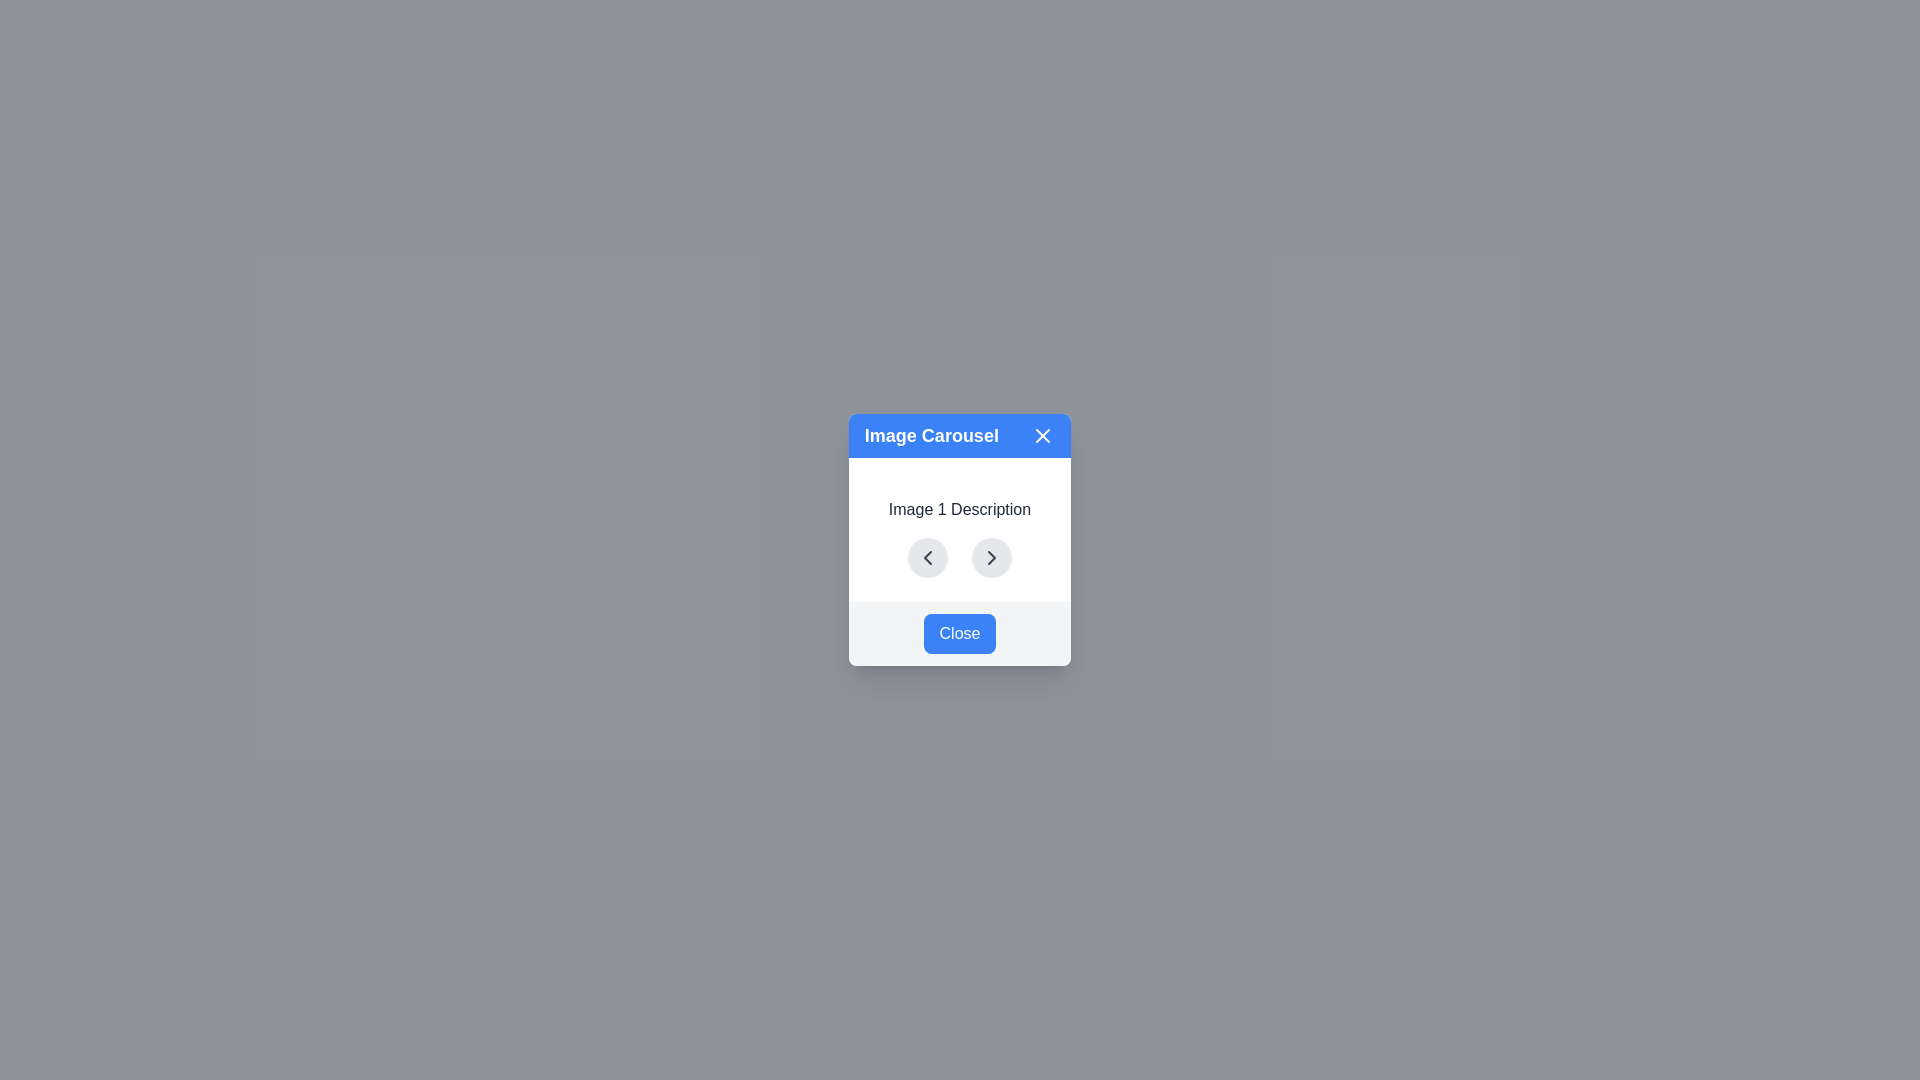 The width and height of the screenshot is (1920, 1080). Describe the element at coordinates (992, 558) in the screenshot. I see `the 'next' button located at the bottom center of the dialog box, to the right of the left-pointing arrow button` at that location.